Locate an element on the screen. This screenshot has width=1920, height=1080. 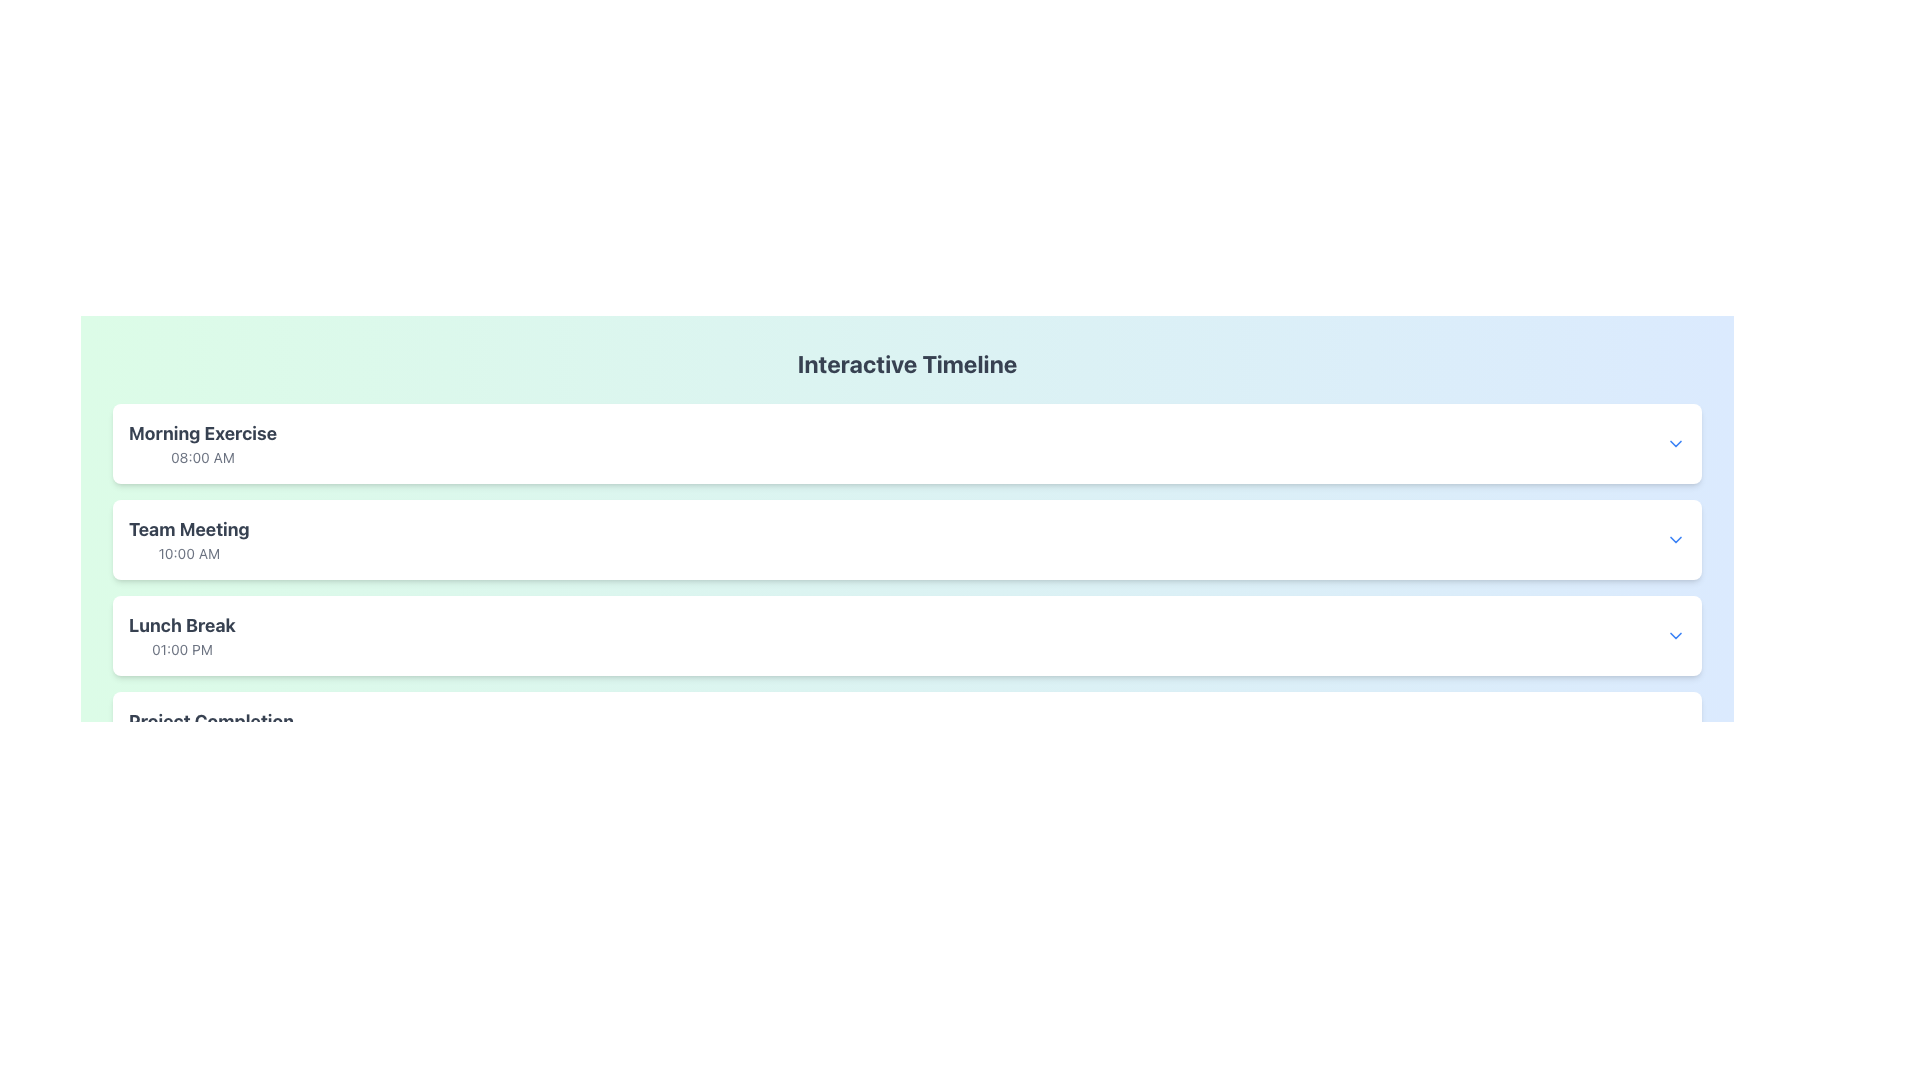
the bold and large gray text 'Morning Exercise' located at the top-left section of the first event card in the scheduled events list is located at coordinates (202, 433).